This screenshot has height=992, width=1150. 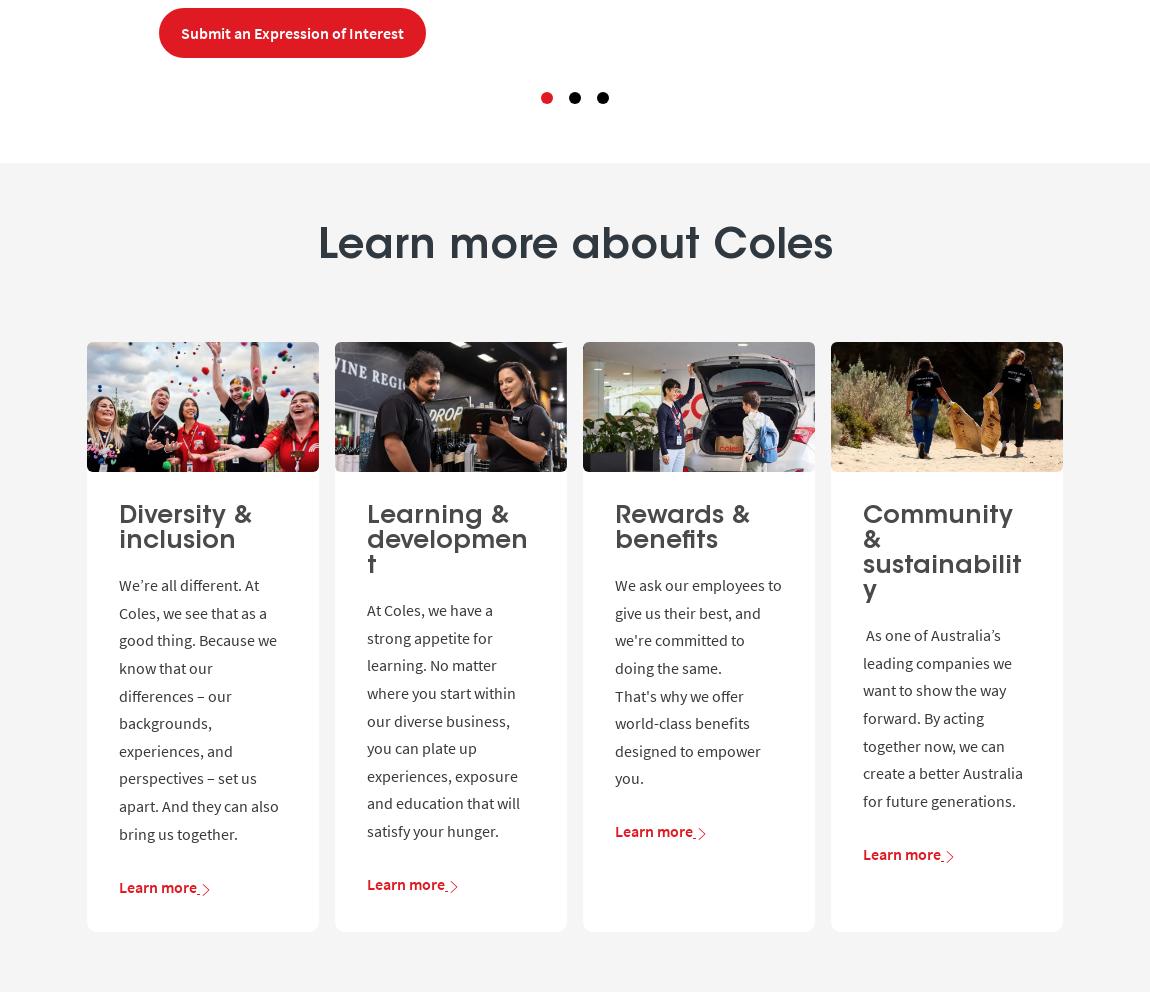 What do you see at coordinates (180, 31) in the screenshot?
I see `'Submit an Expression of Interest'` at bounding box center [180, 31].